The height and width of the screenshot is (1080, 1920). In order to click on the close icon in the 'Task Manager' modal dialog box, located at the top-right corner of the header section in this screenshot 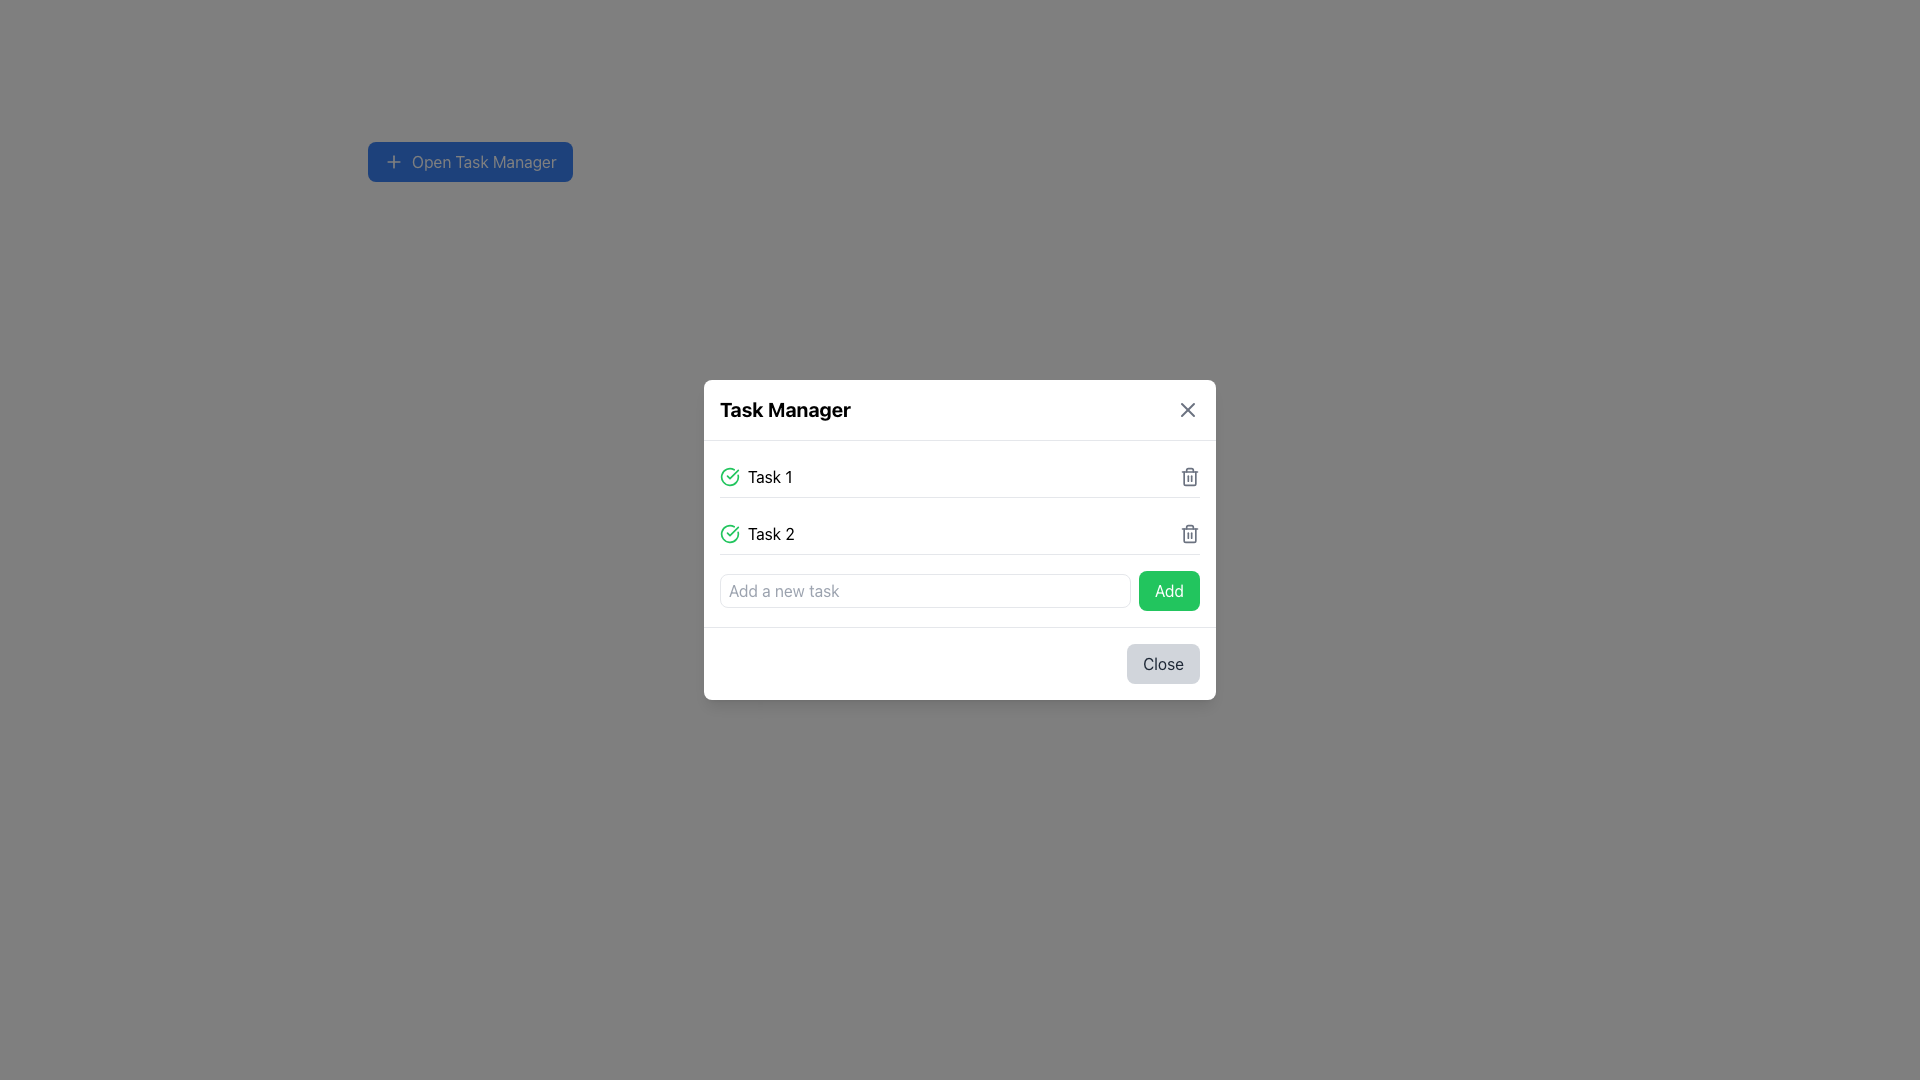, I will do `click(1188, 408)`.